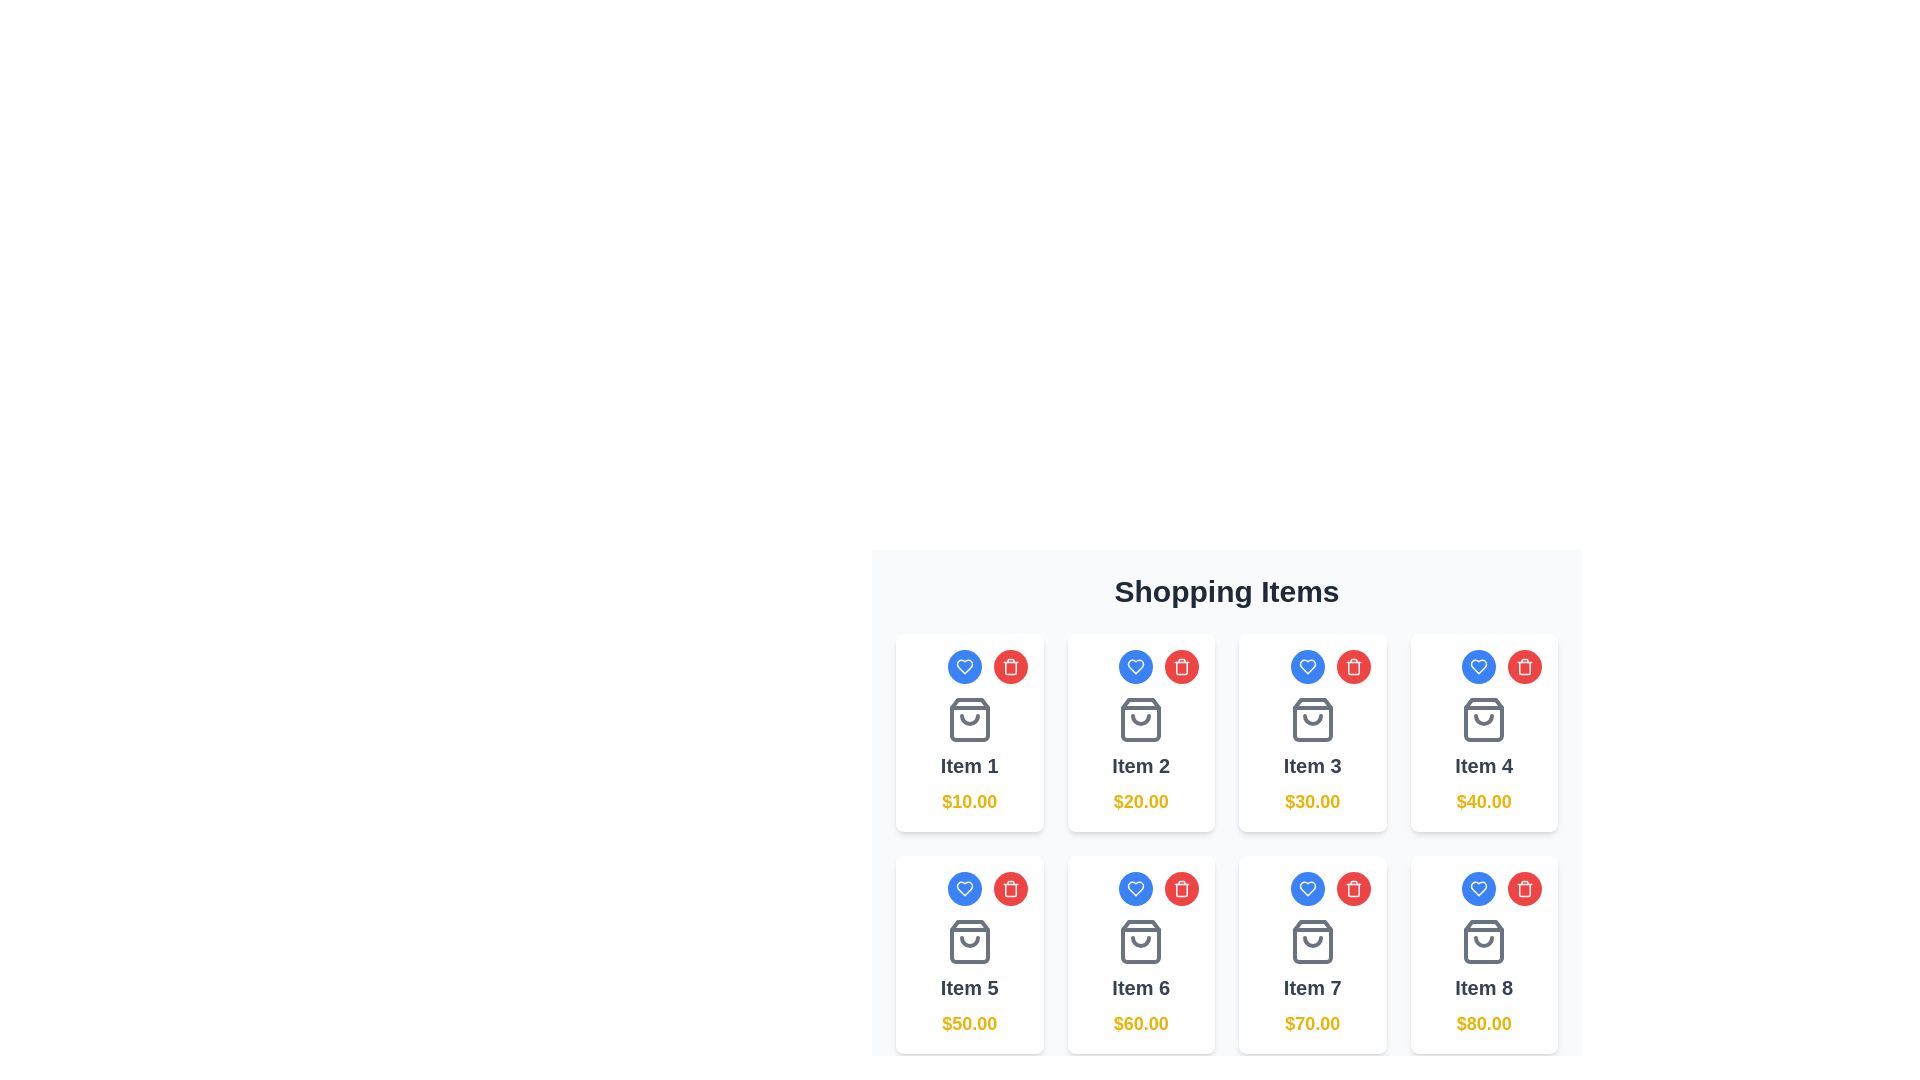 The height and width of the screenshot is (1080, 1920). What do you see at coordinates (1484, 986) in the screenshot?
I see `the Text heading displaying the product name in the 'Item 8' block, located above the price label in the shopping list interface` at bounding box center [1484, 986].